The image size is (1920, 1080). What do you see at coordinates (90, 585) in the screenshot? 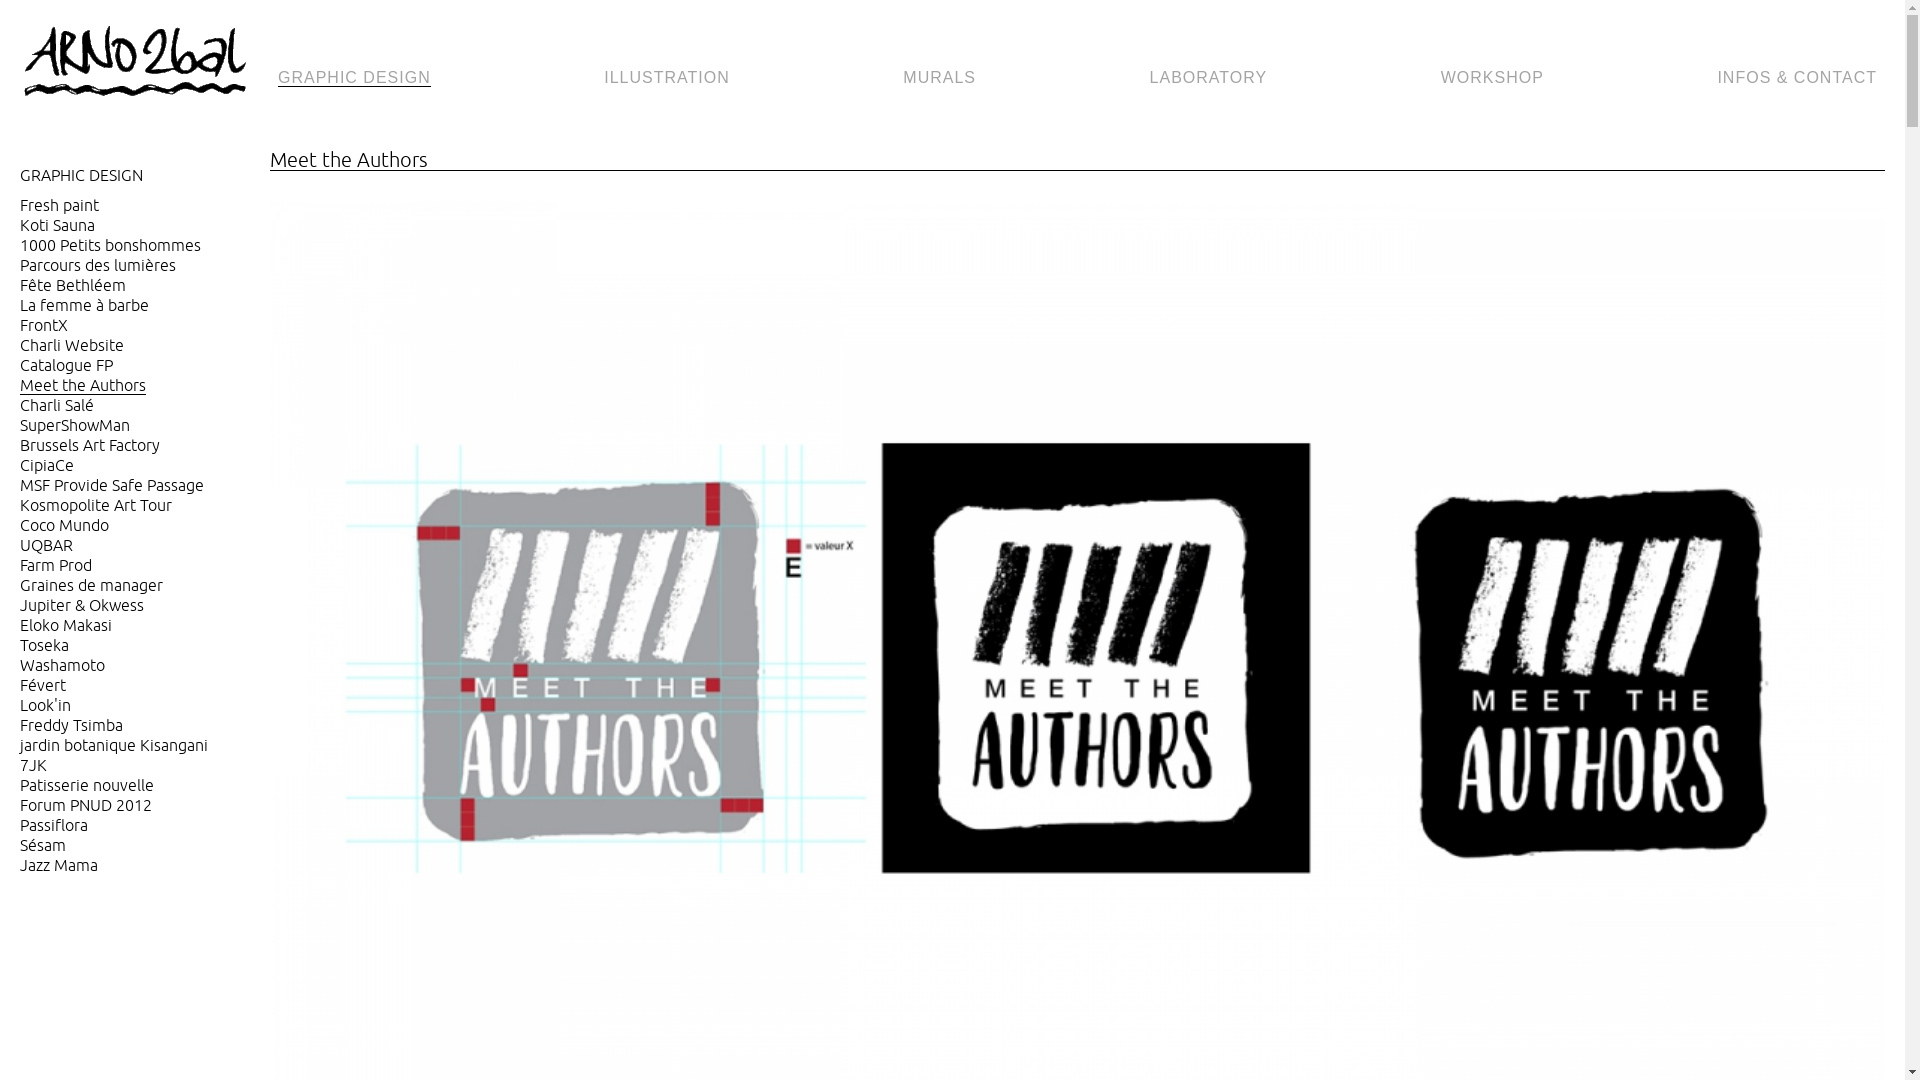
I see `'Graines de manager'` at bounding box center [90, 585].